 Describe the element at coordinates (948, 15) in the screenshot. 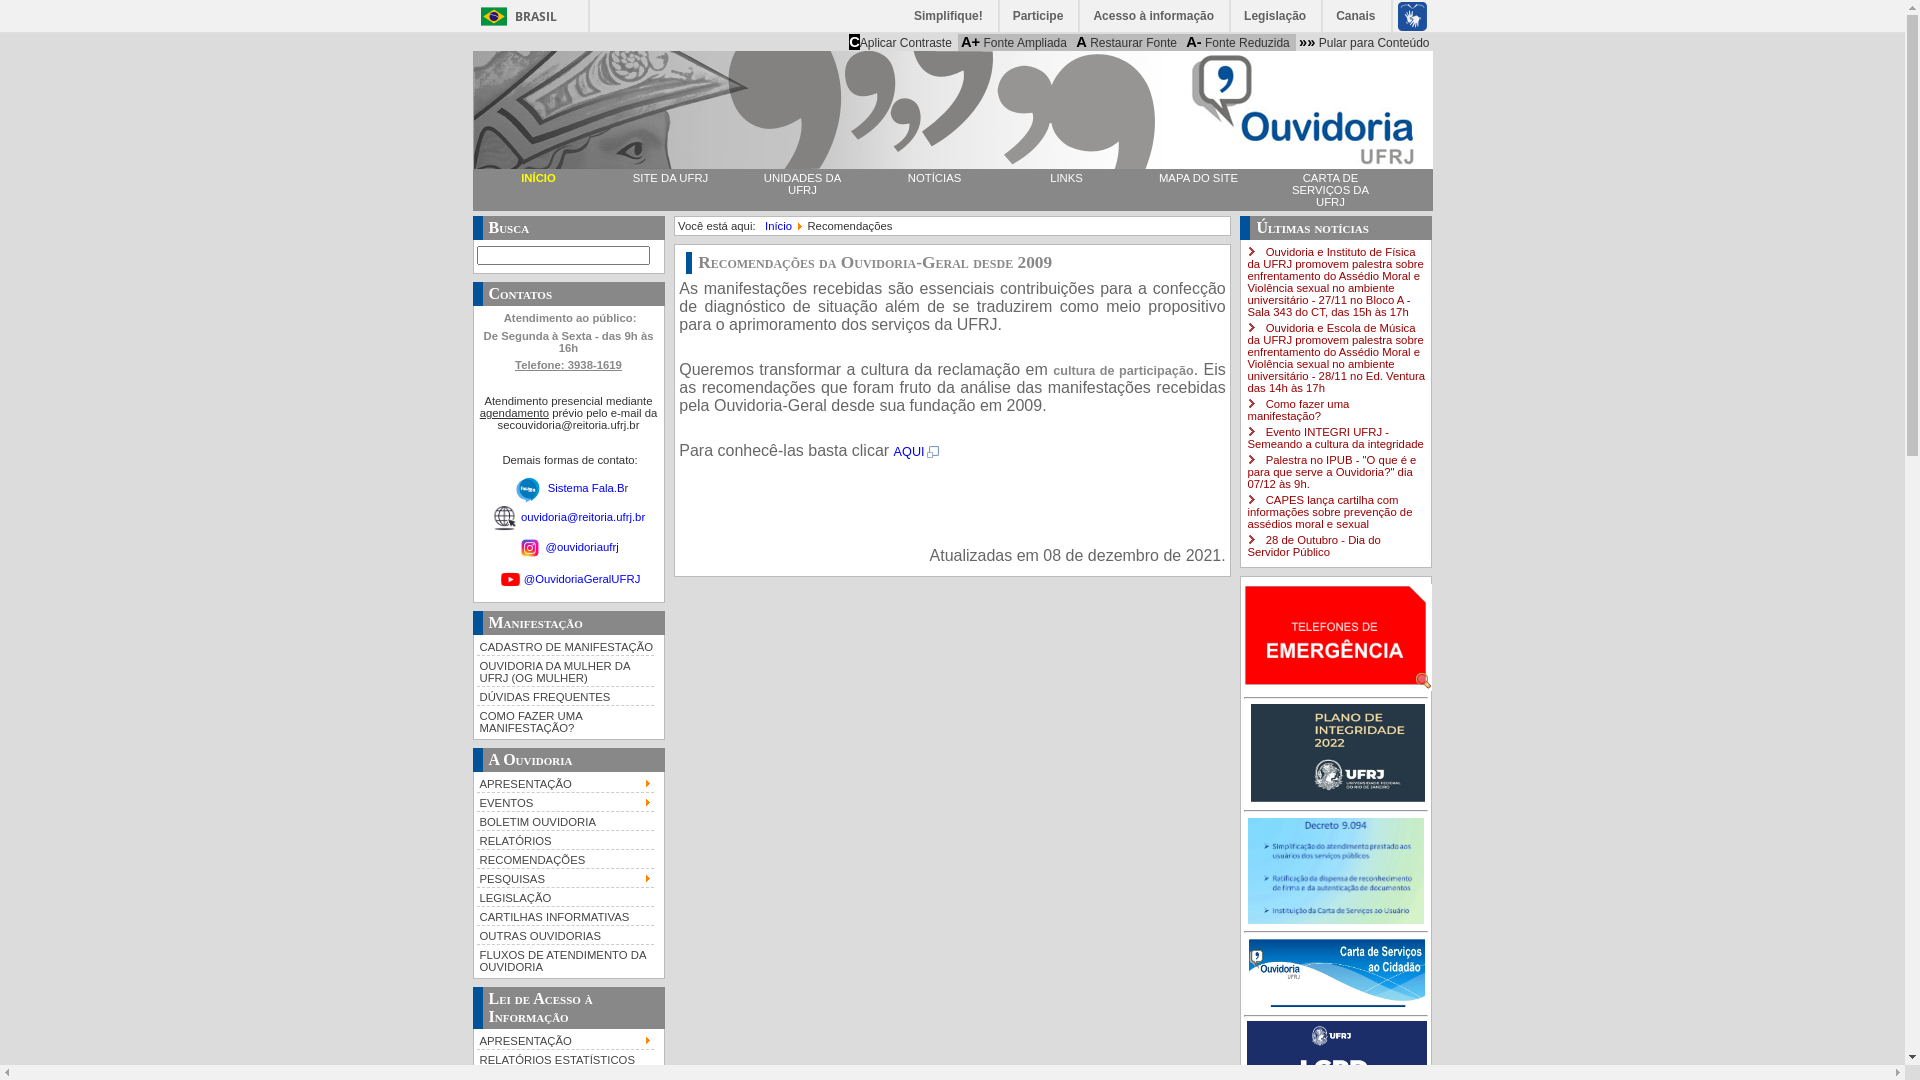

I see `'Simplifique!'` at that location.